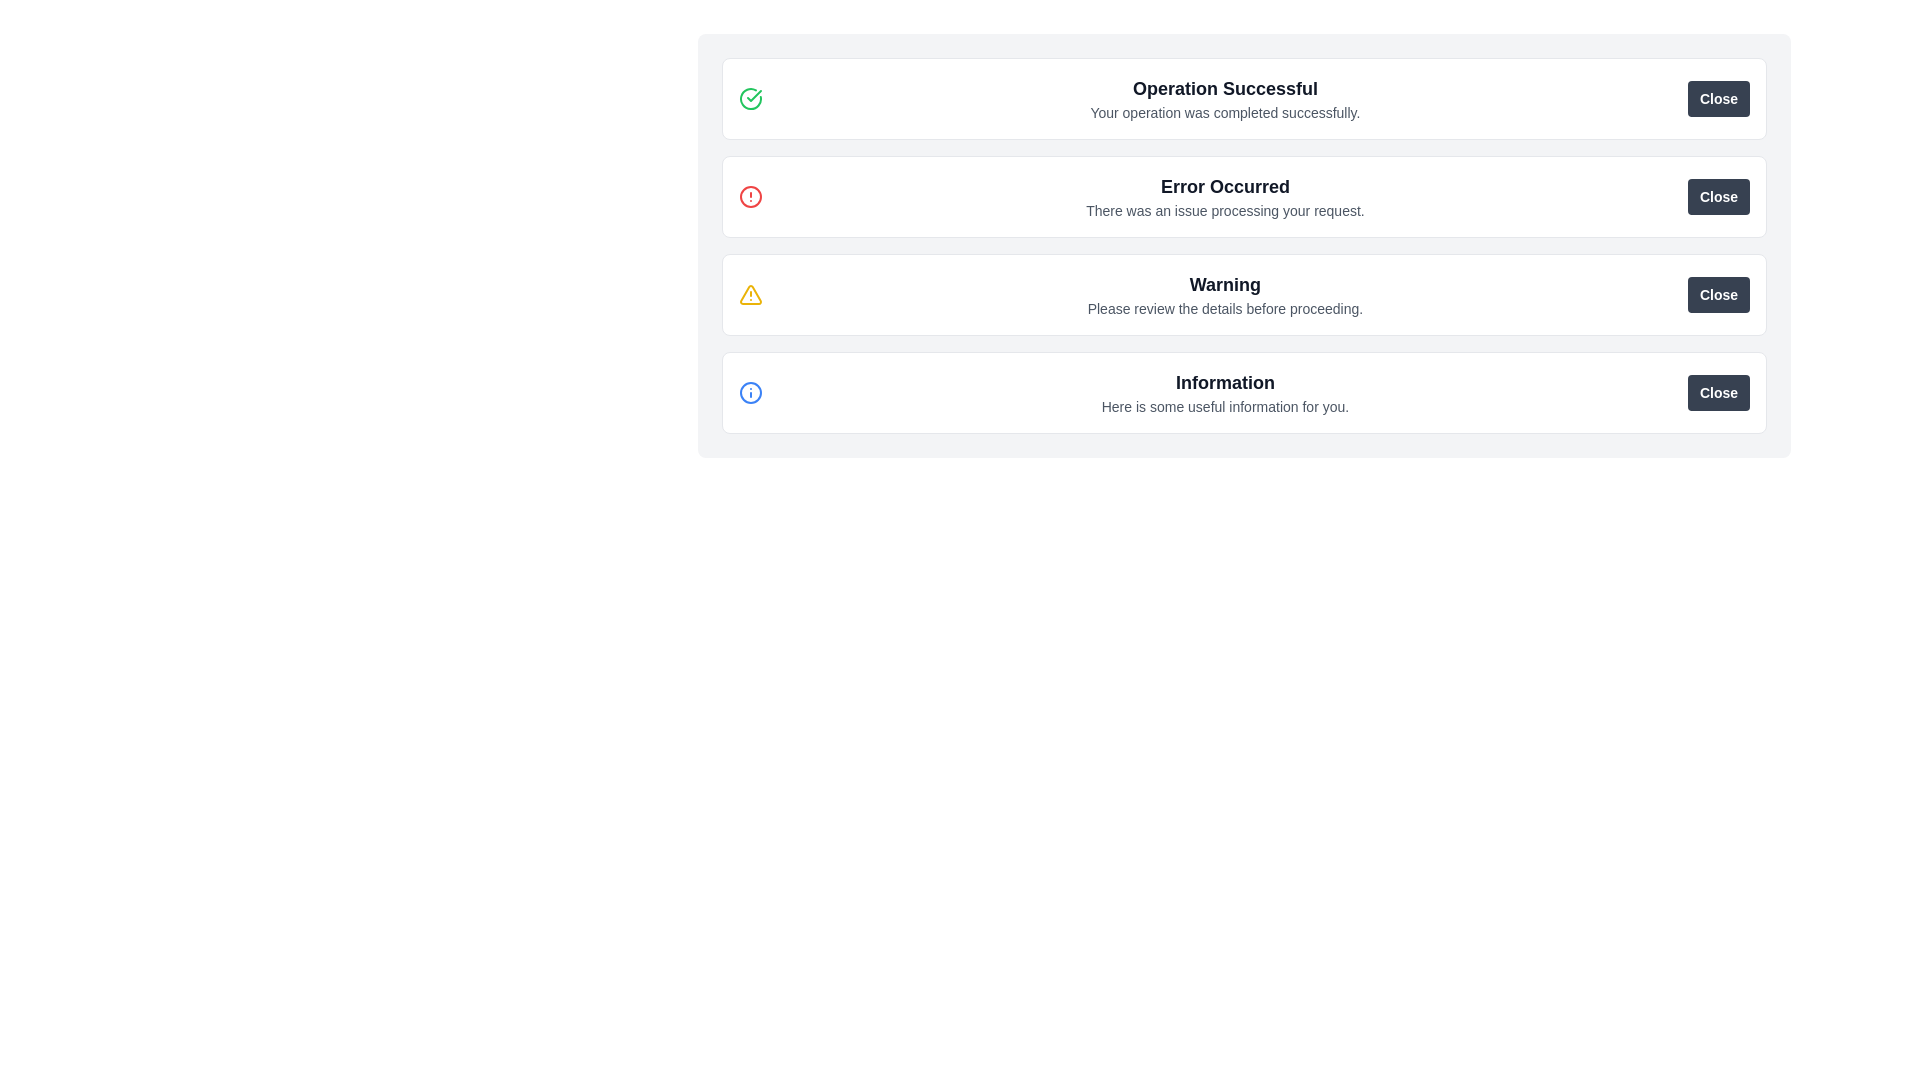 Image resolution: width=1920 pixels, height=1080 pixels. I want to click on the error or alert indicator icon located to the left of the title text 'Error Occurred' within the notification box, so click(749, 196).